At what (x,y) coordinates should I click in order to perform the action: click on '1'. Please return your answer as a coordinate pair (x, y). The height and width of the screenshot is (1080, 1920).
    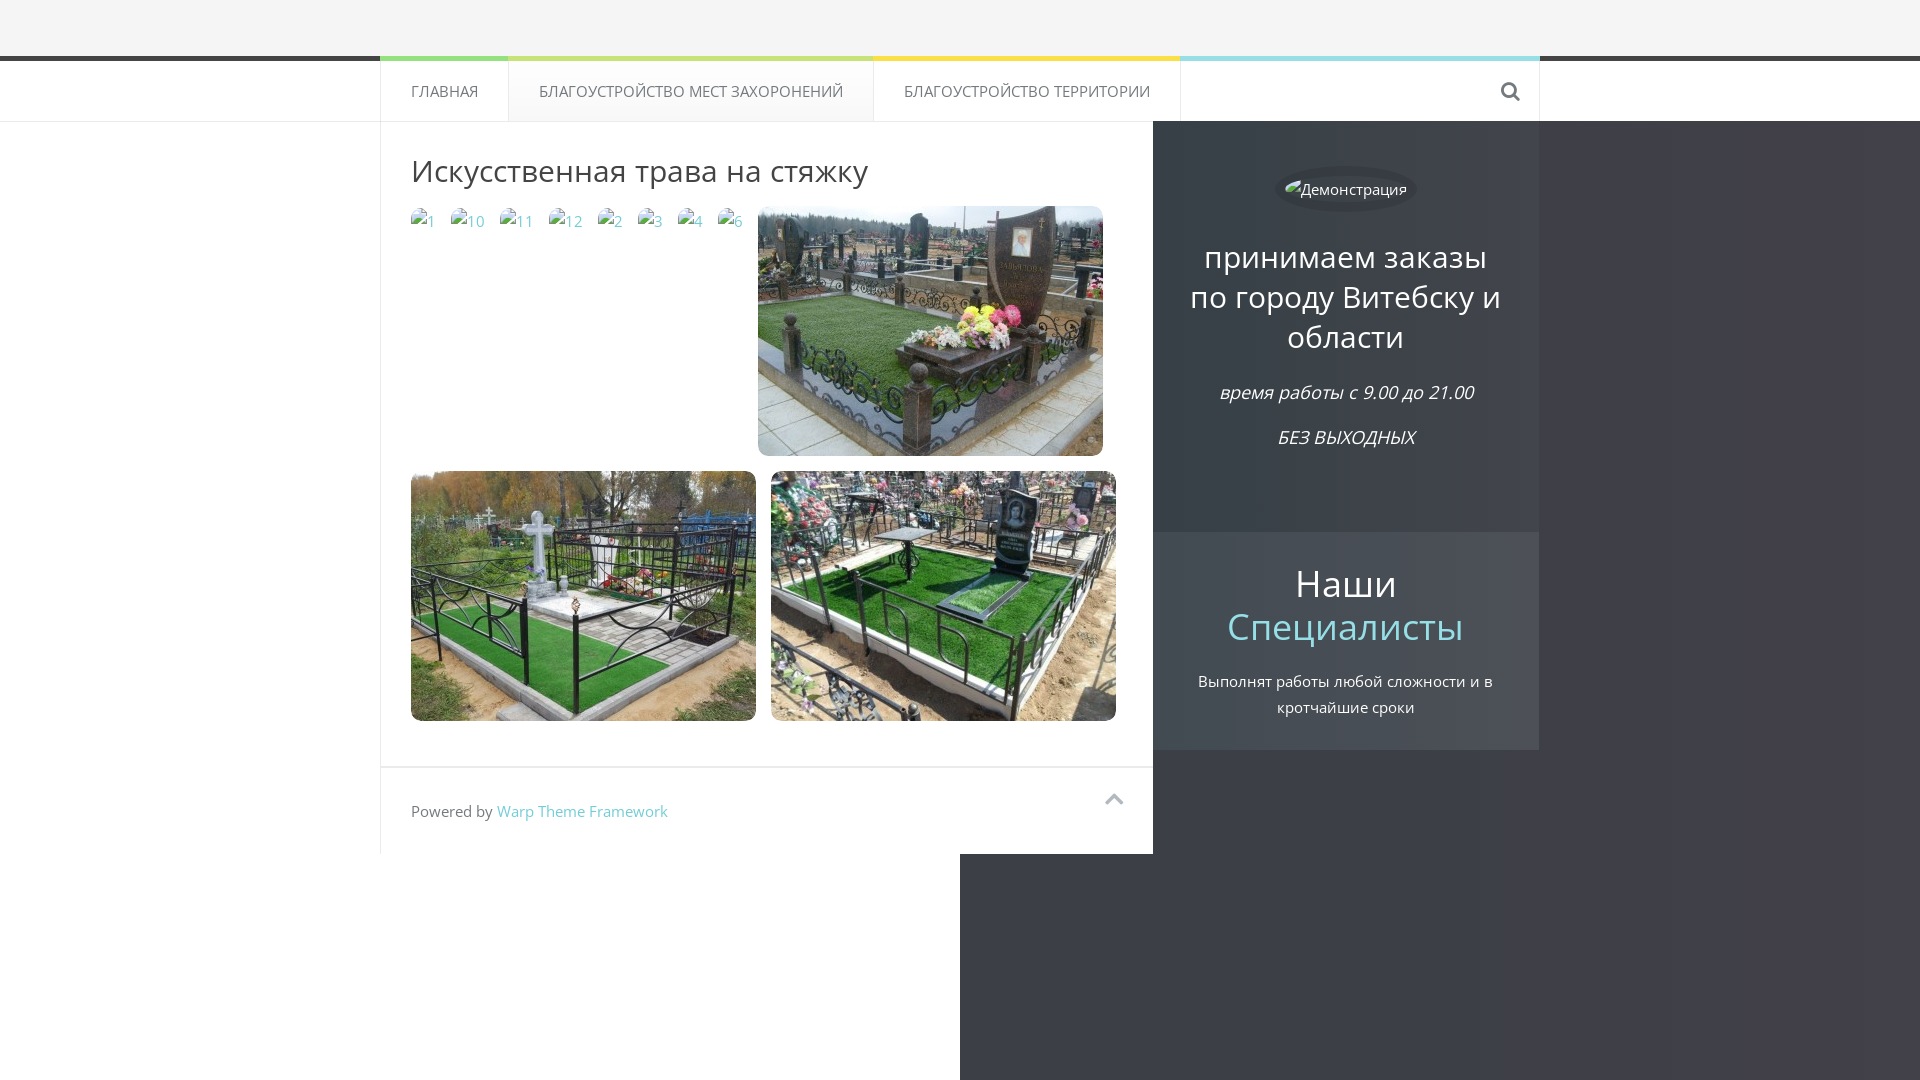
    Looking at the image, I should click on (410, 219).